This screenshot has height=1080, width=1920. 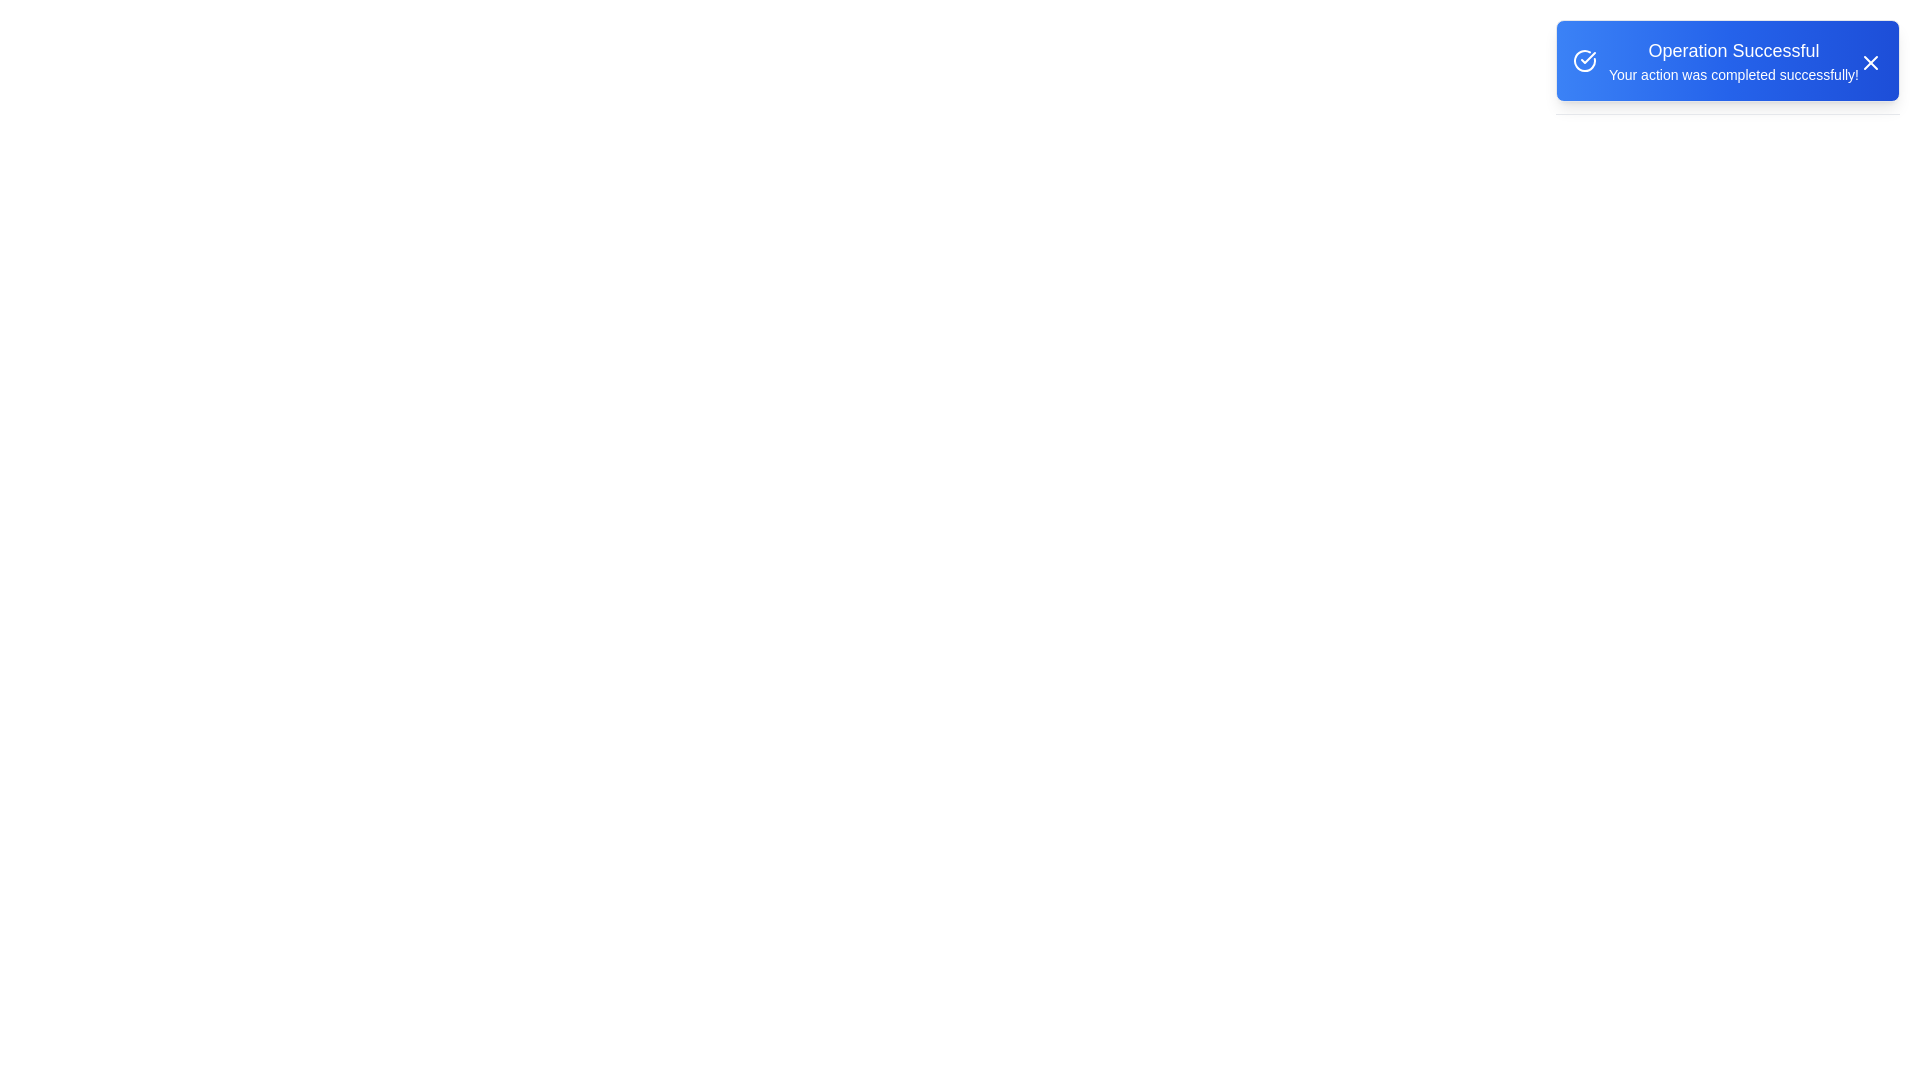 What do you see at coordinates (1583, 60) in the screenshot?
I see `the success icon in the alert component` at bounding box center [1583, 60].